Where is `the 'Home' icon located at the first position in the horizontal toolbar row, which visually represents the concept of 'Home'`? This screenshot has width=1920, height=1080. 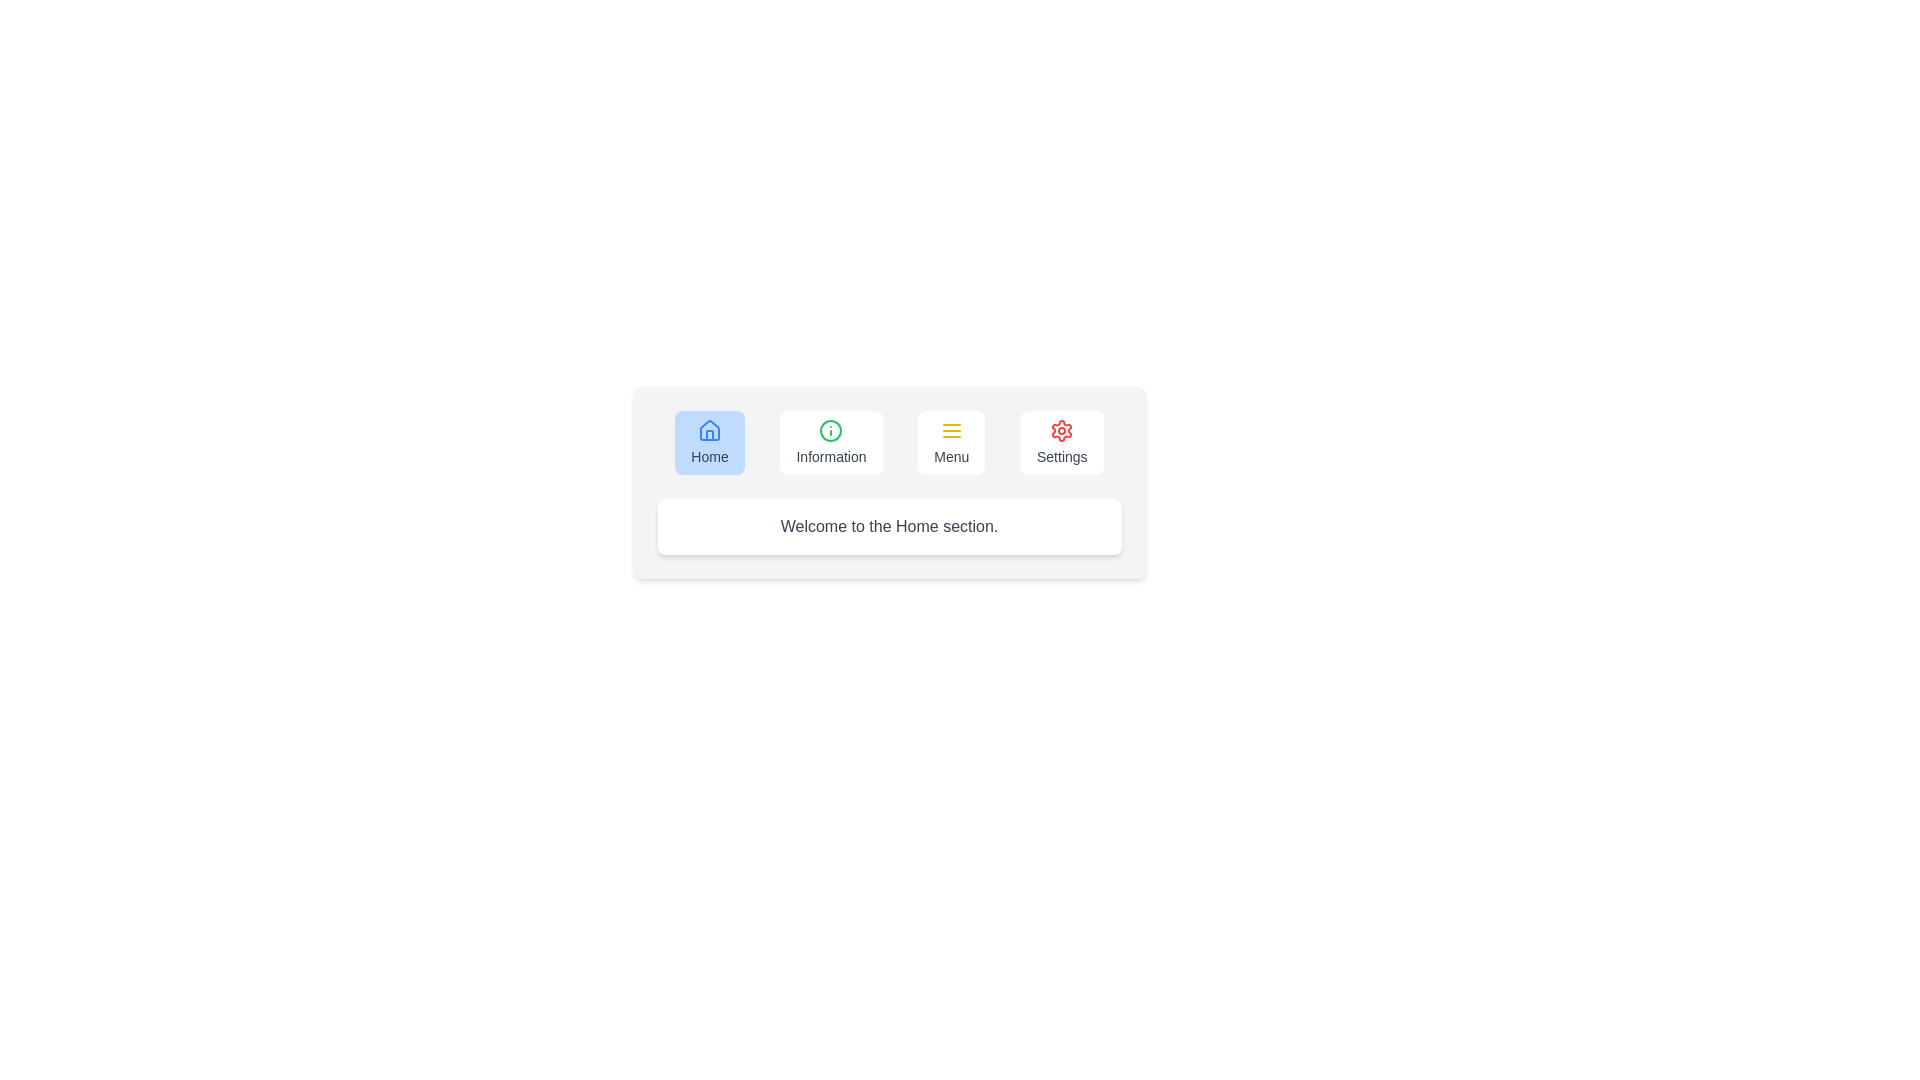 the 'Home' icon located at the first position in the horizontal toolbar row, which visually represents the concept of 'Home' is located at coordinates (710, 429).